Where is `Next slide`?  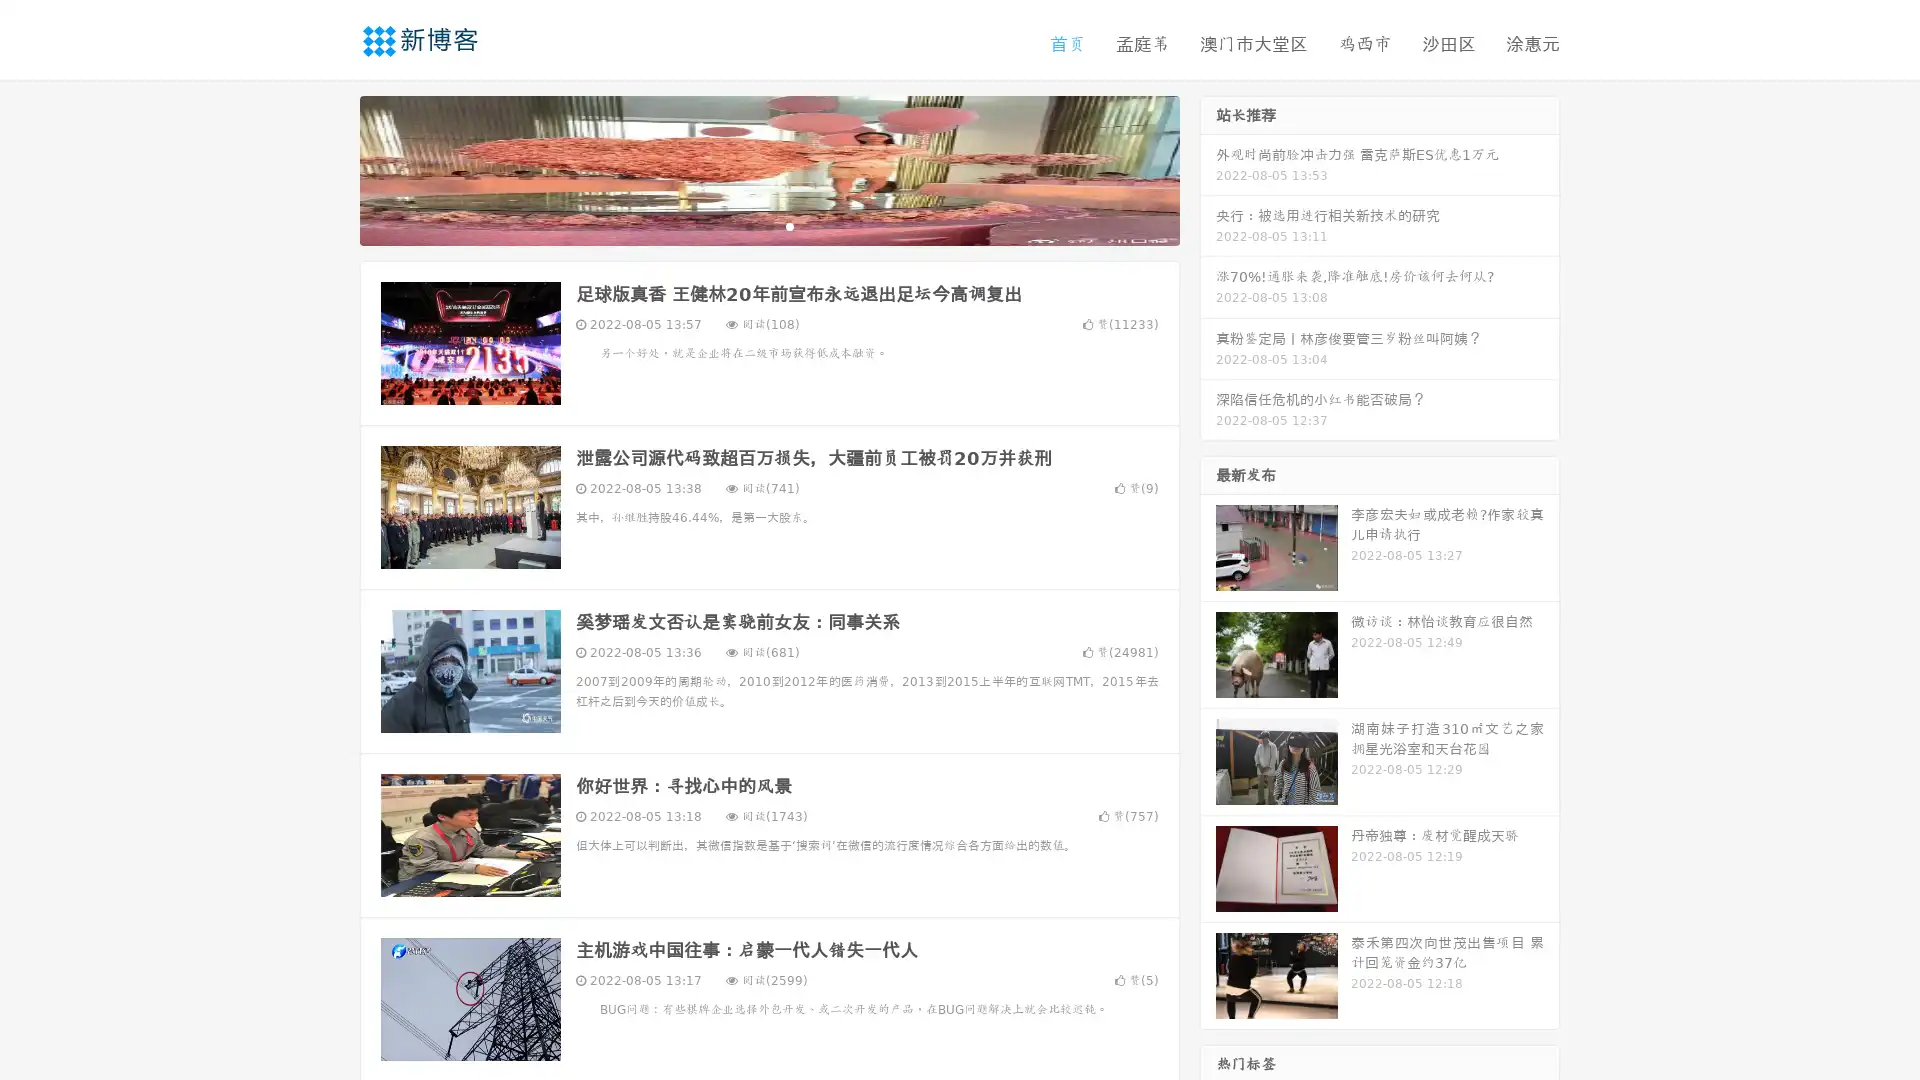 Next slide is located at coordinates (1208, 168).